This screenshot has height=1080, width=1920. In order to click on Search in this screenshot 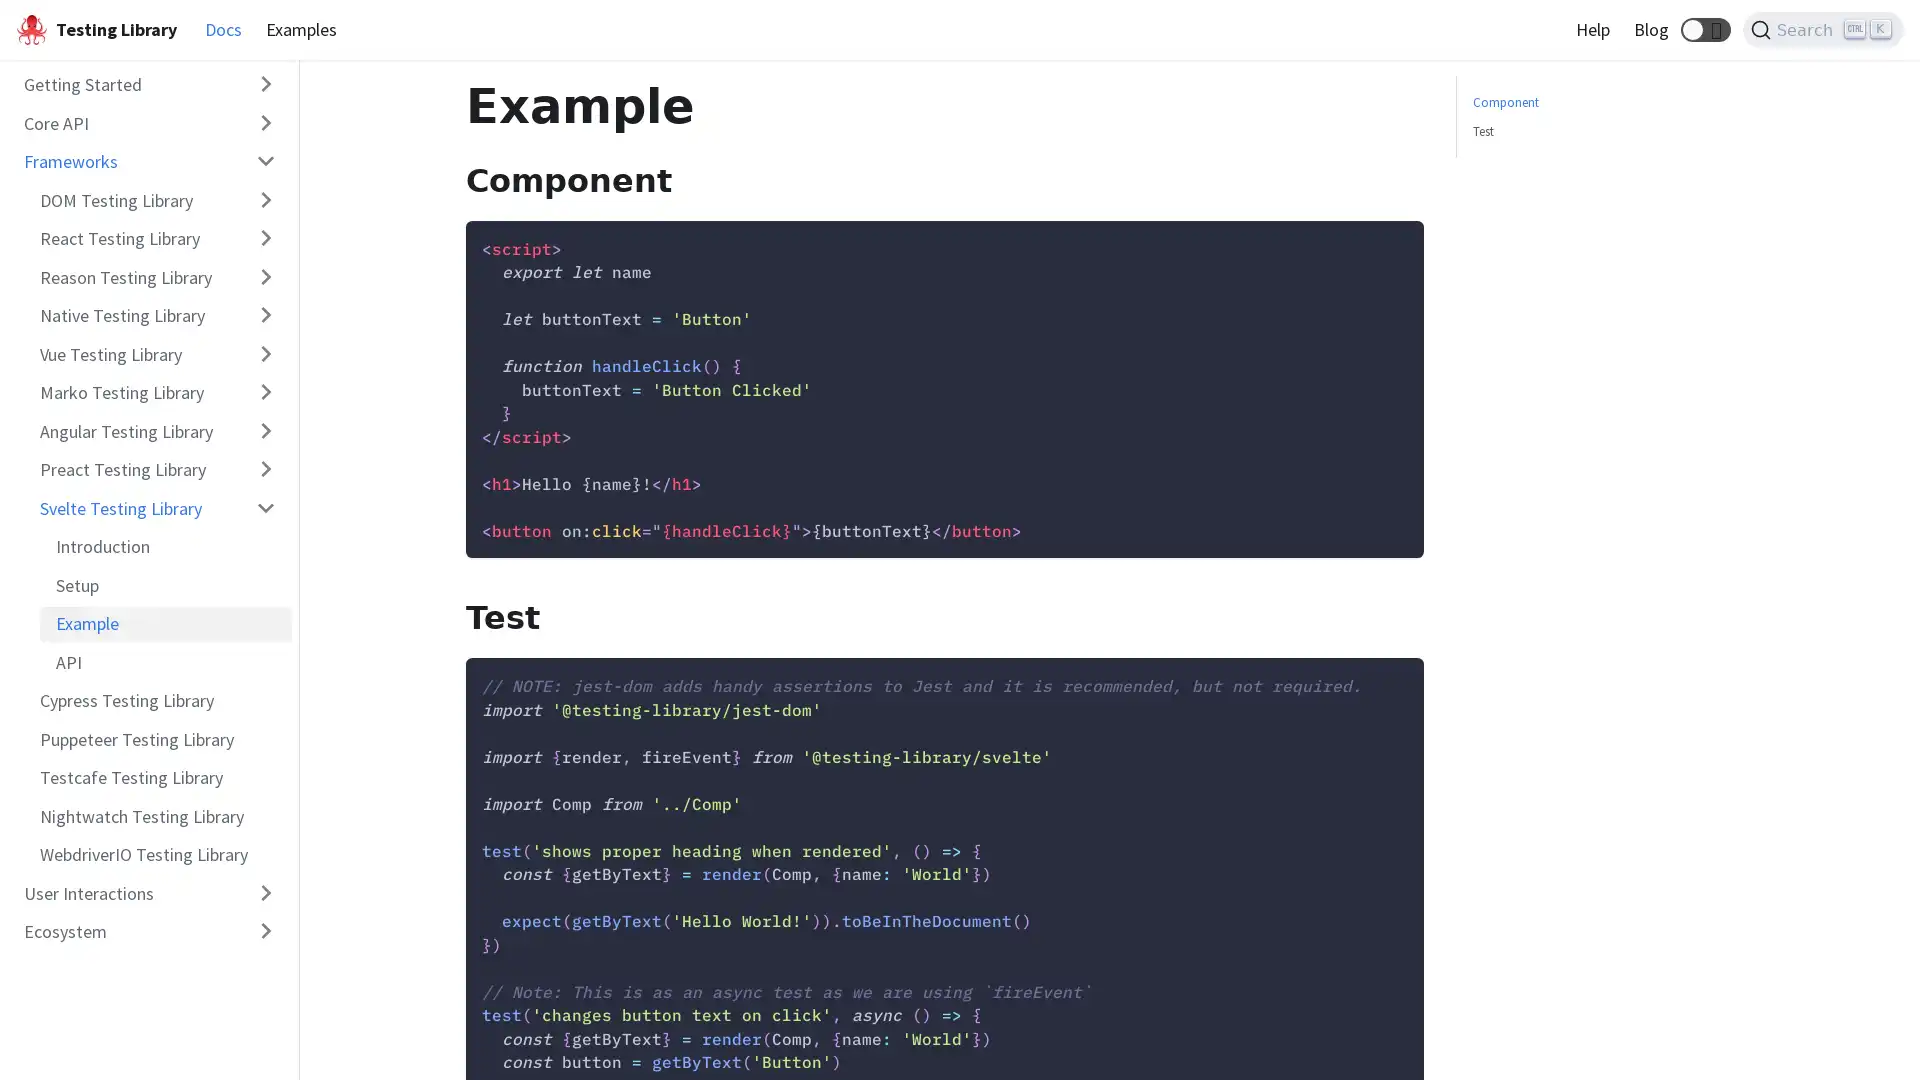, I will do `click(1823, 30)`.